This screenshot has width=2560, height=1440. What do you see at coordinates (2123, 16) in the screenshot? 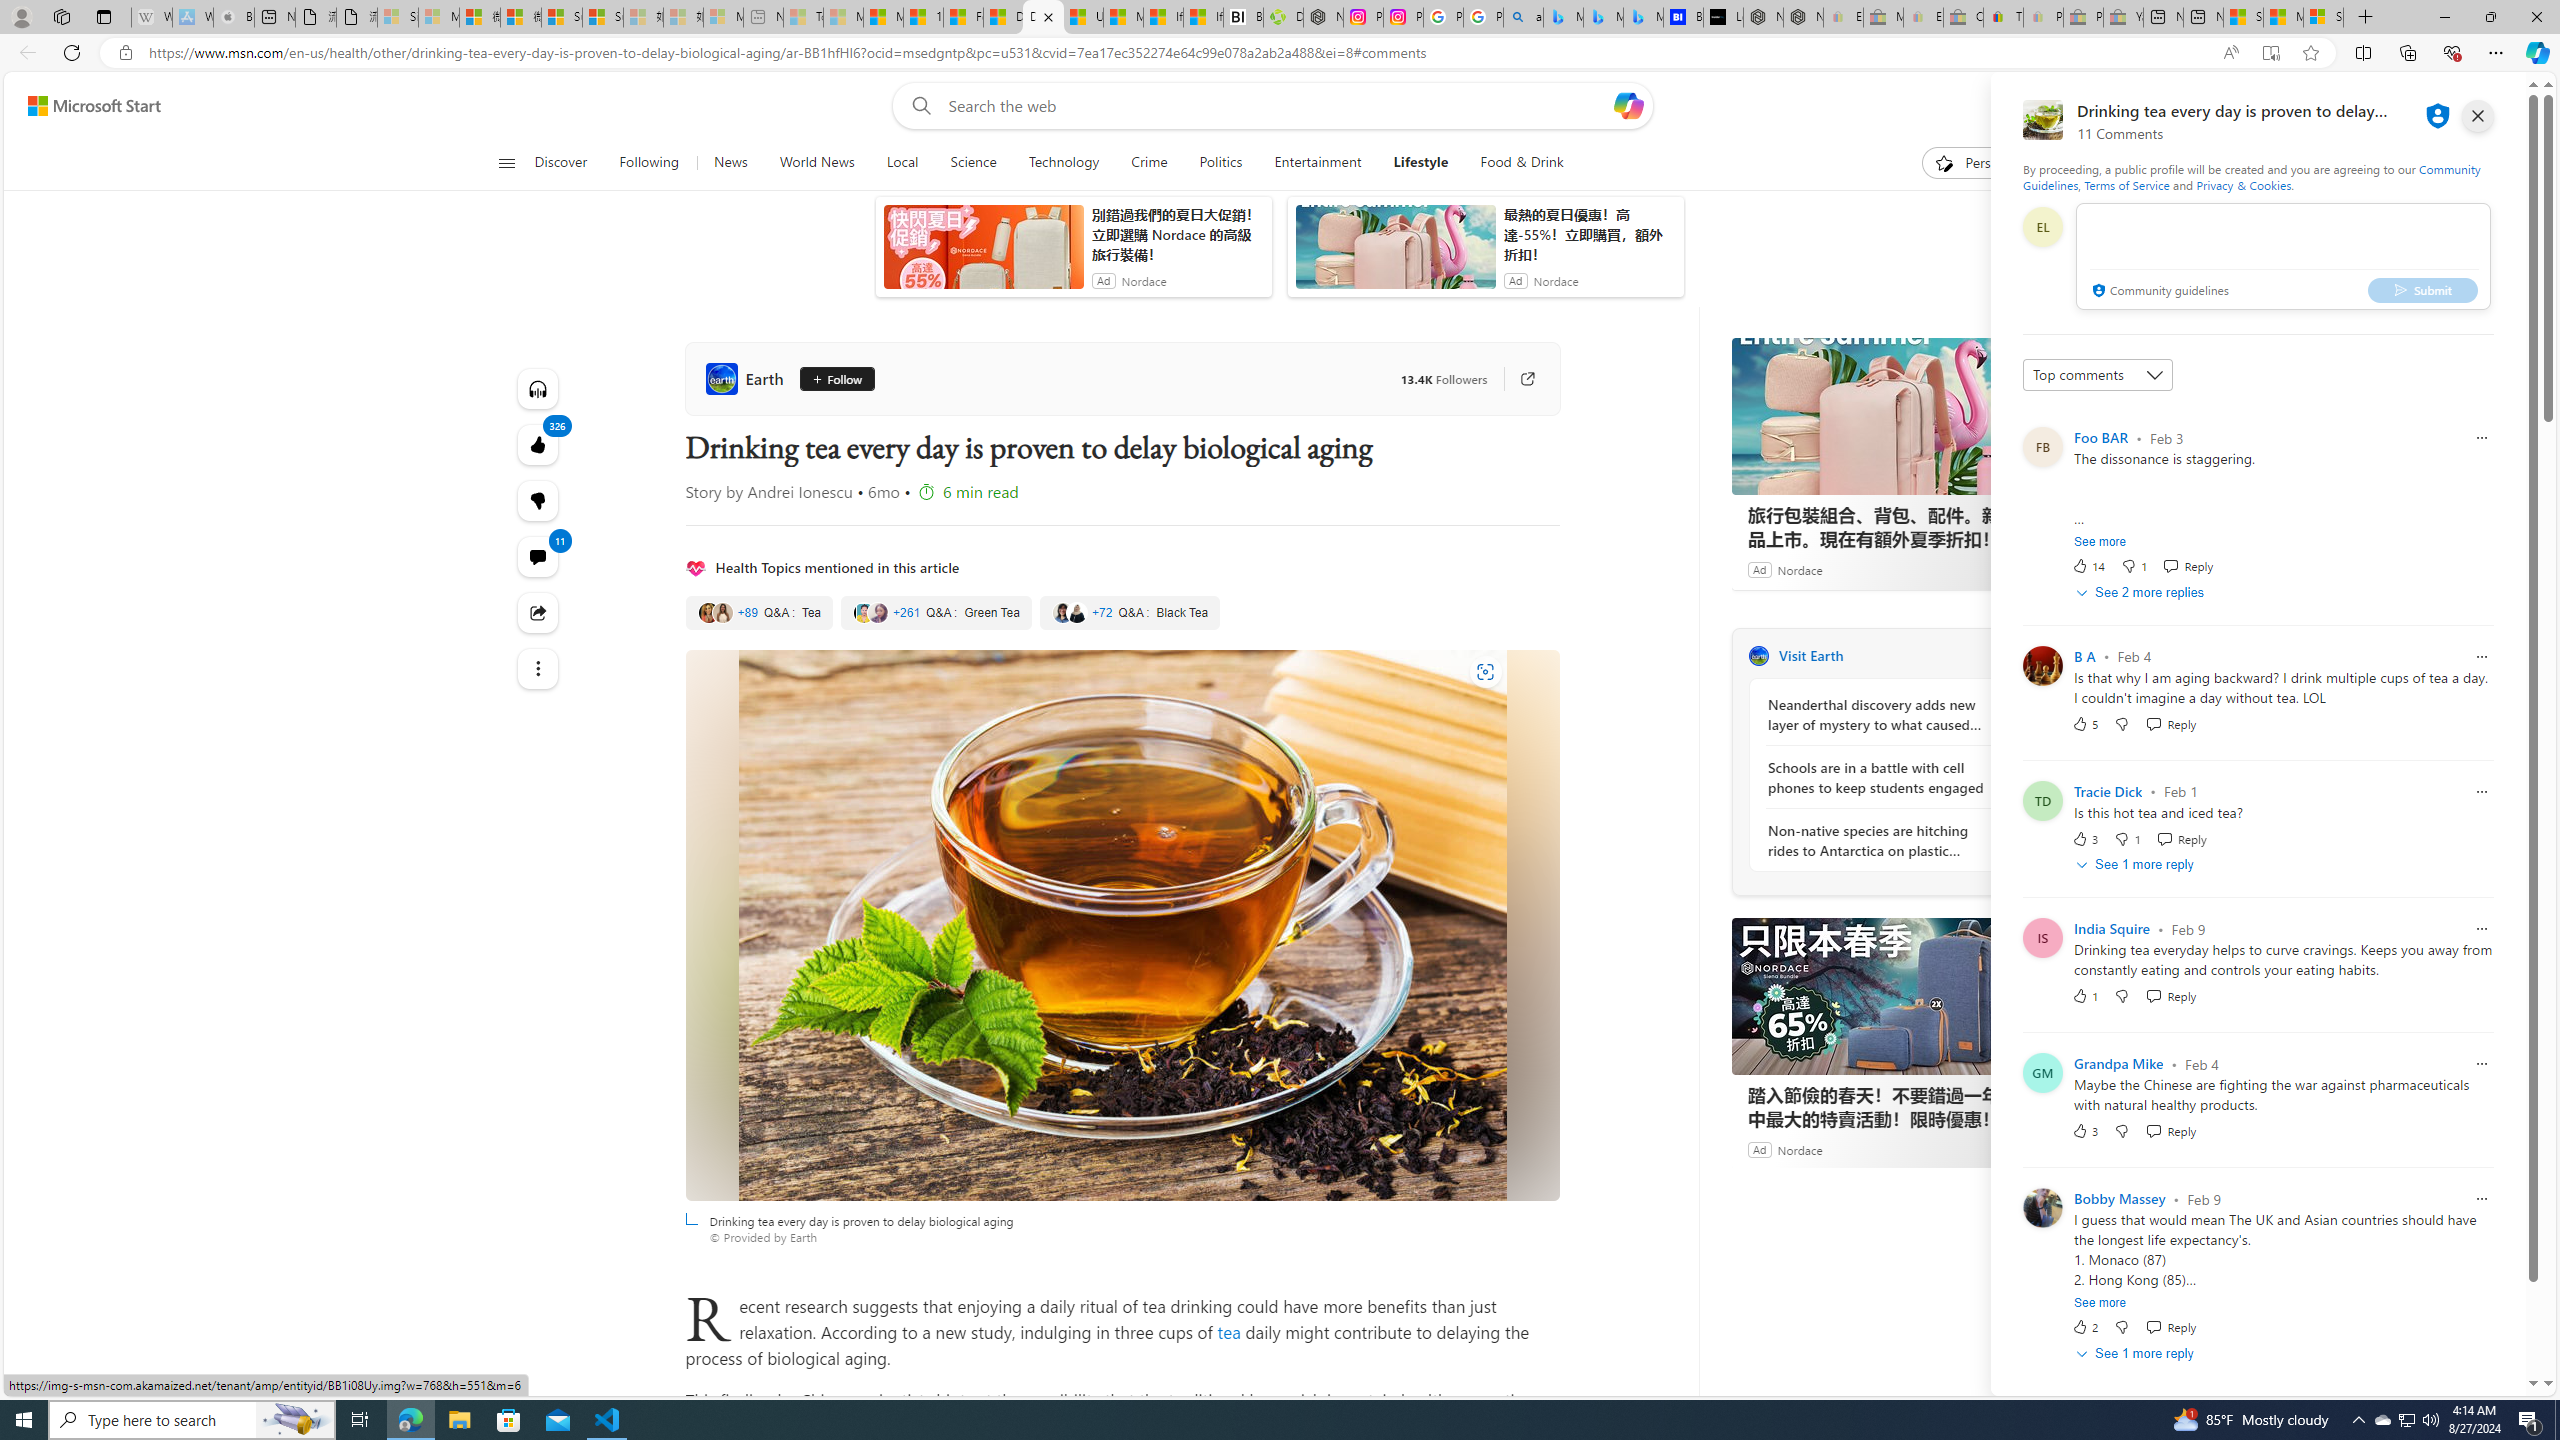
I see `'Yard, Garden & Outdoor Living - Sleeping'` at bounding box center [2123, 16].